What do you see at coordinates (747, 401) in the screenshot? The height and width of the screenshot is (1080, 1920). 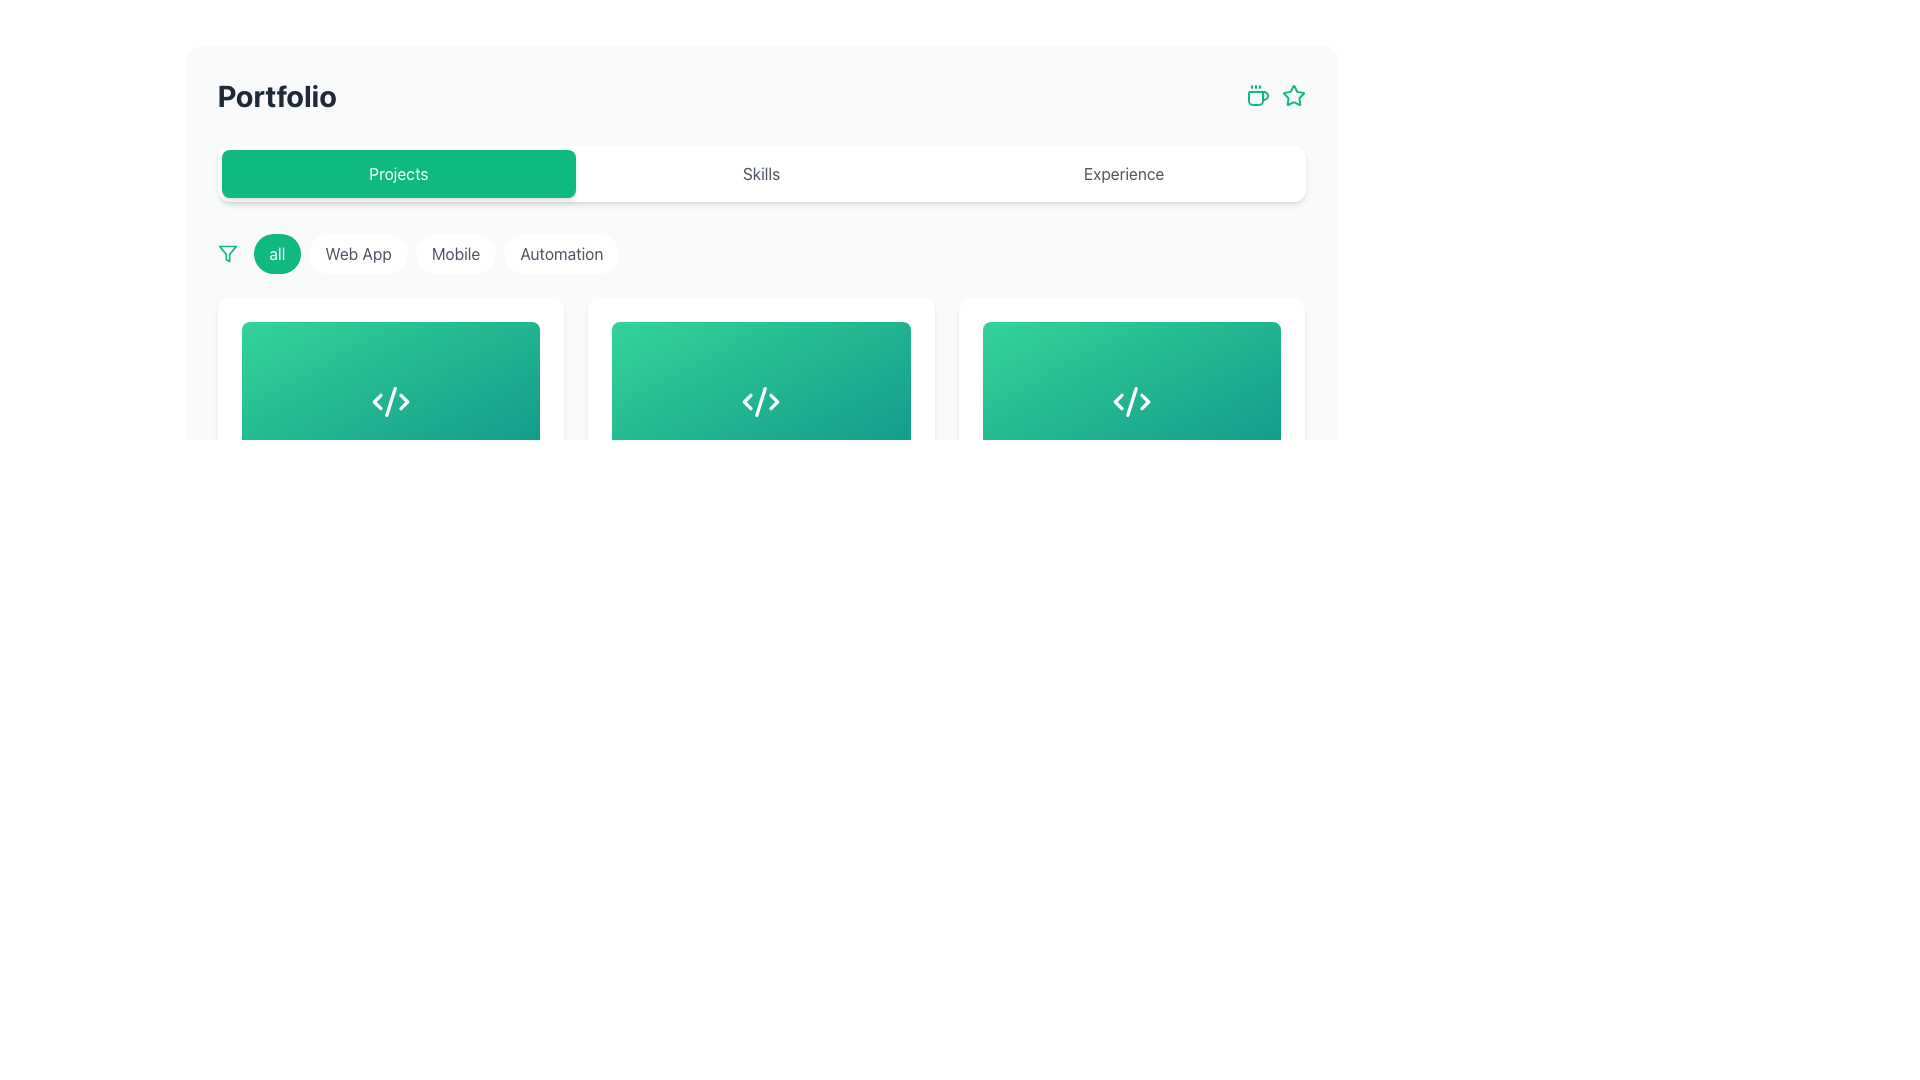 I see `the leftward-pointing chevron SVG element that is part of a stylized icon set indicating leftward navigation` at bounding box center [747, 401].